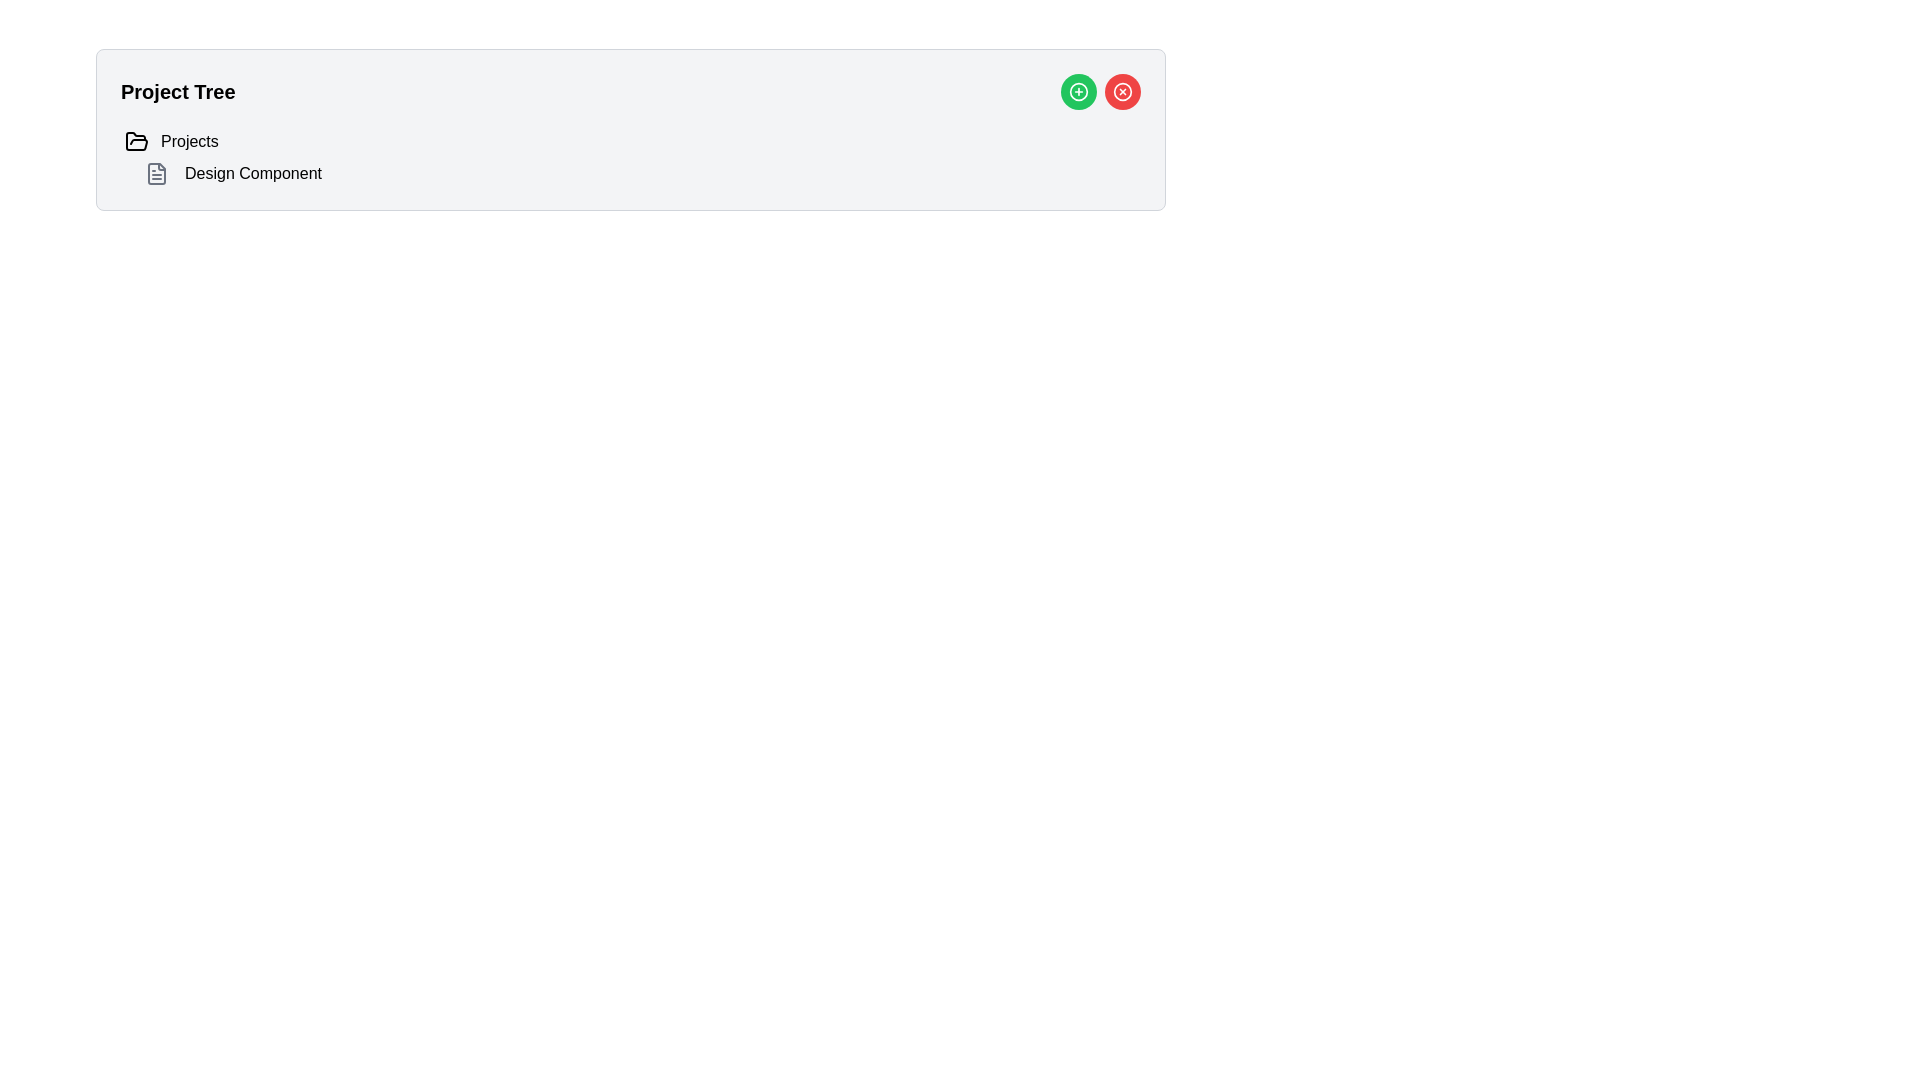  Describe the element at coordinates (156, 172) in the screenshot. I see `the document icon styled with a gray tone` at that location.